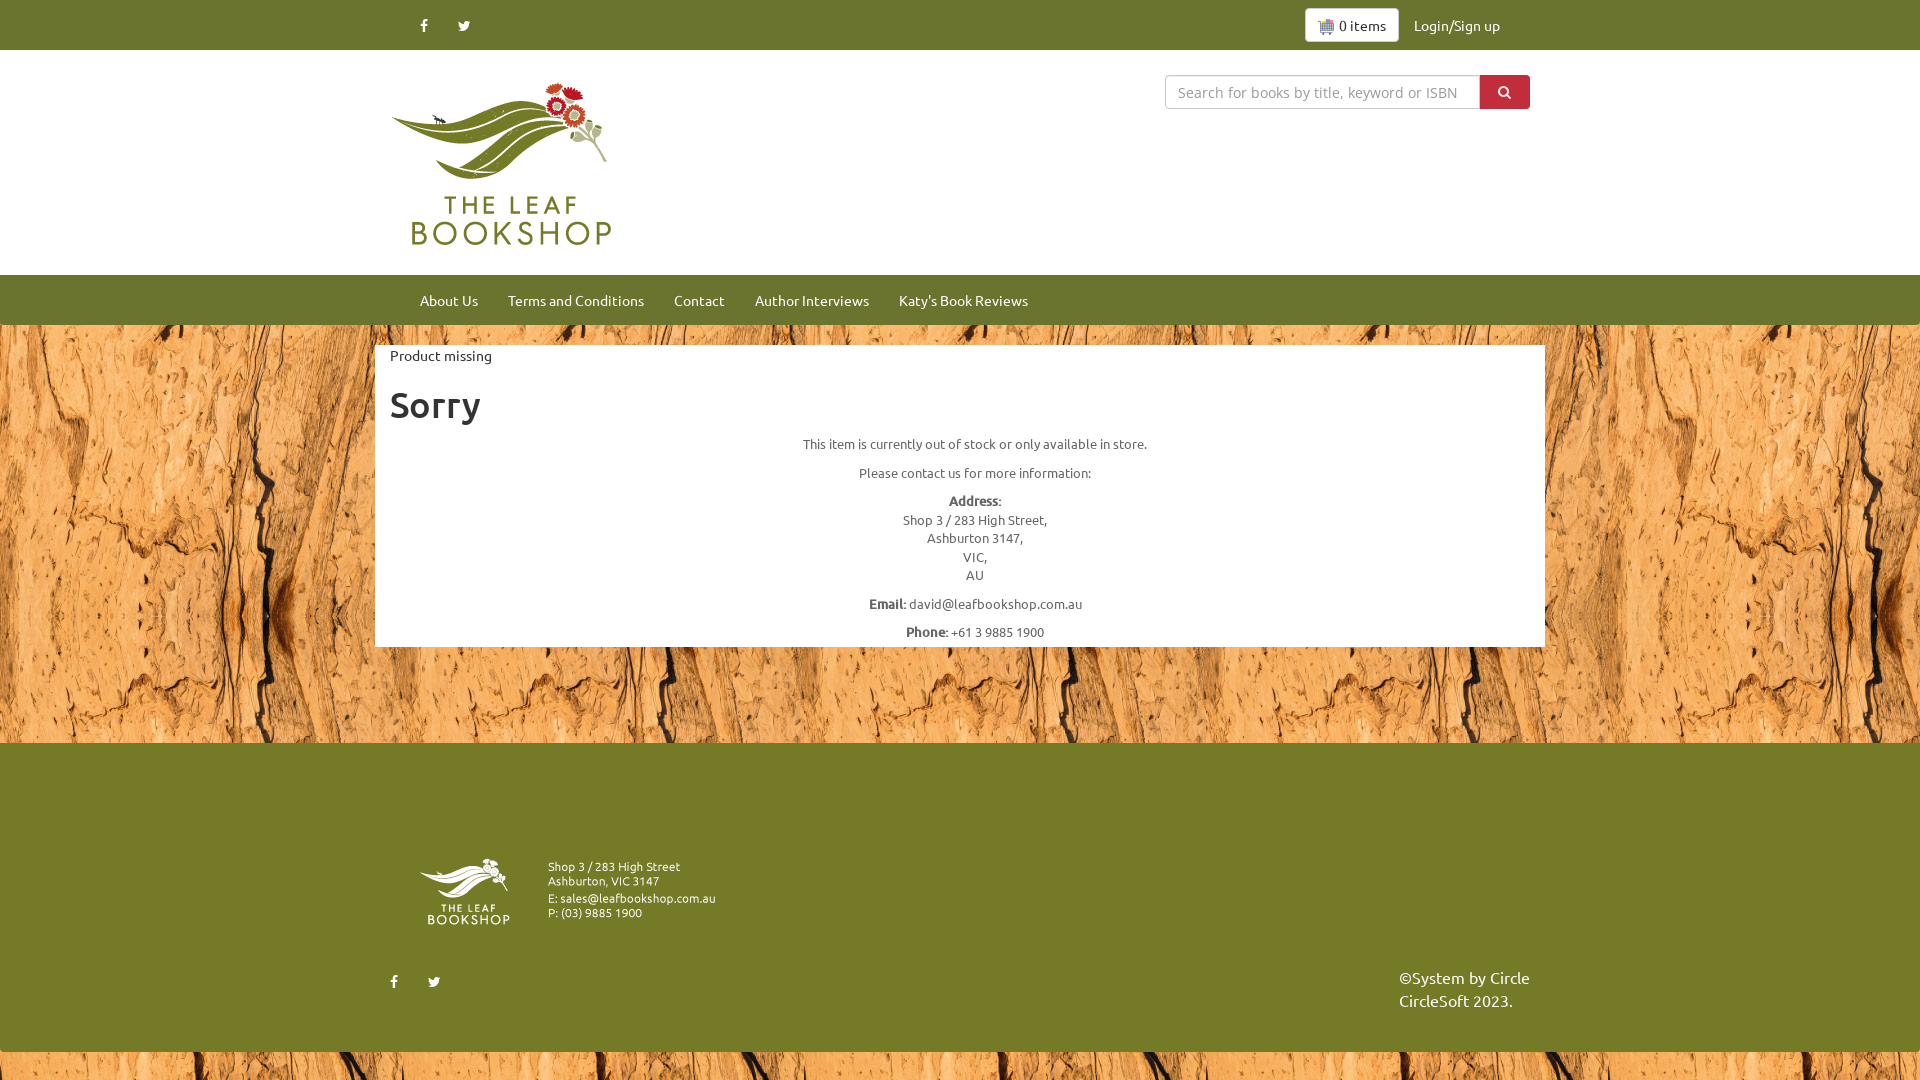  Describe the element at coordinates (1457, 24) in the screenshot. I see `'Login/Sign up'` at that location.